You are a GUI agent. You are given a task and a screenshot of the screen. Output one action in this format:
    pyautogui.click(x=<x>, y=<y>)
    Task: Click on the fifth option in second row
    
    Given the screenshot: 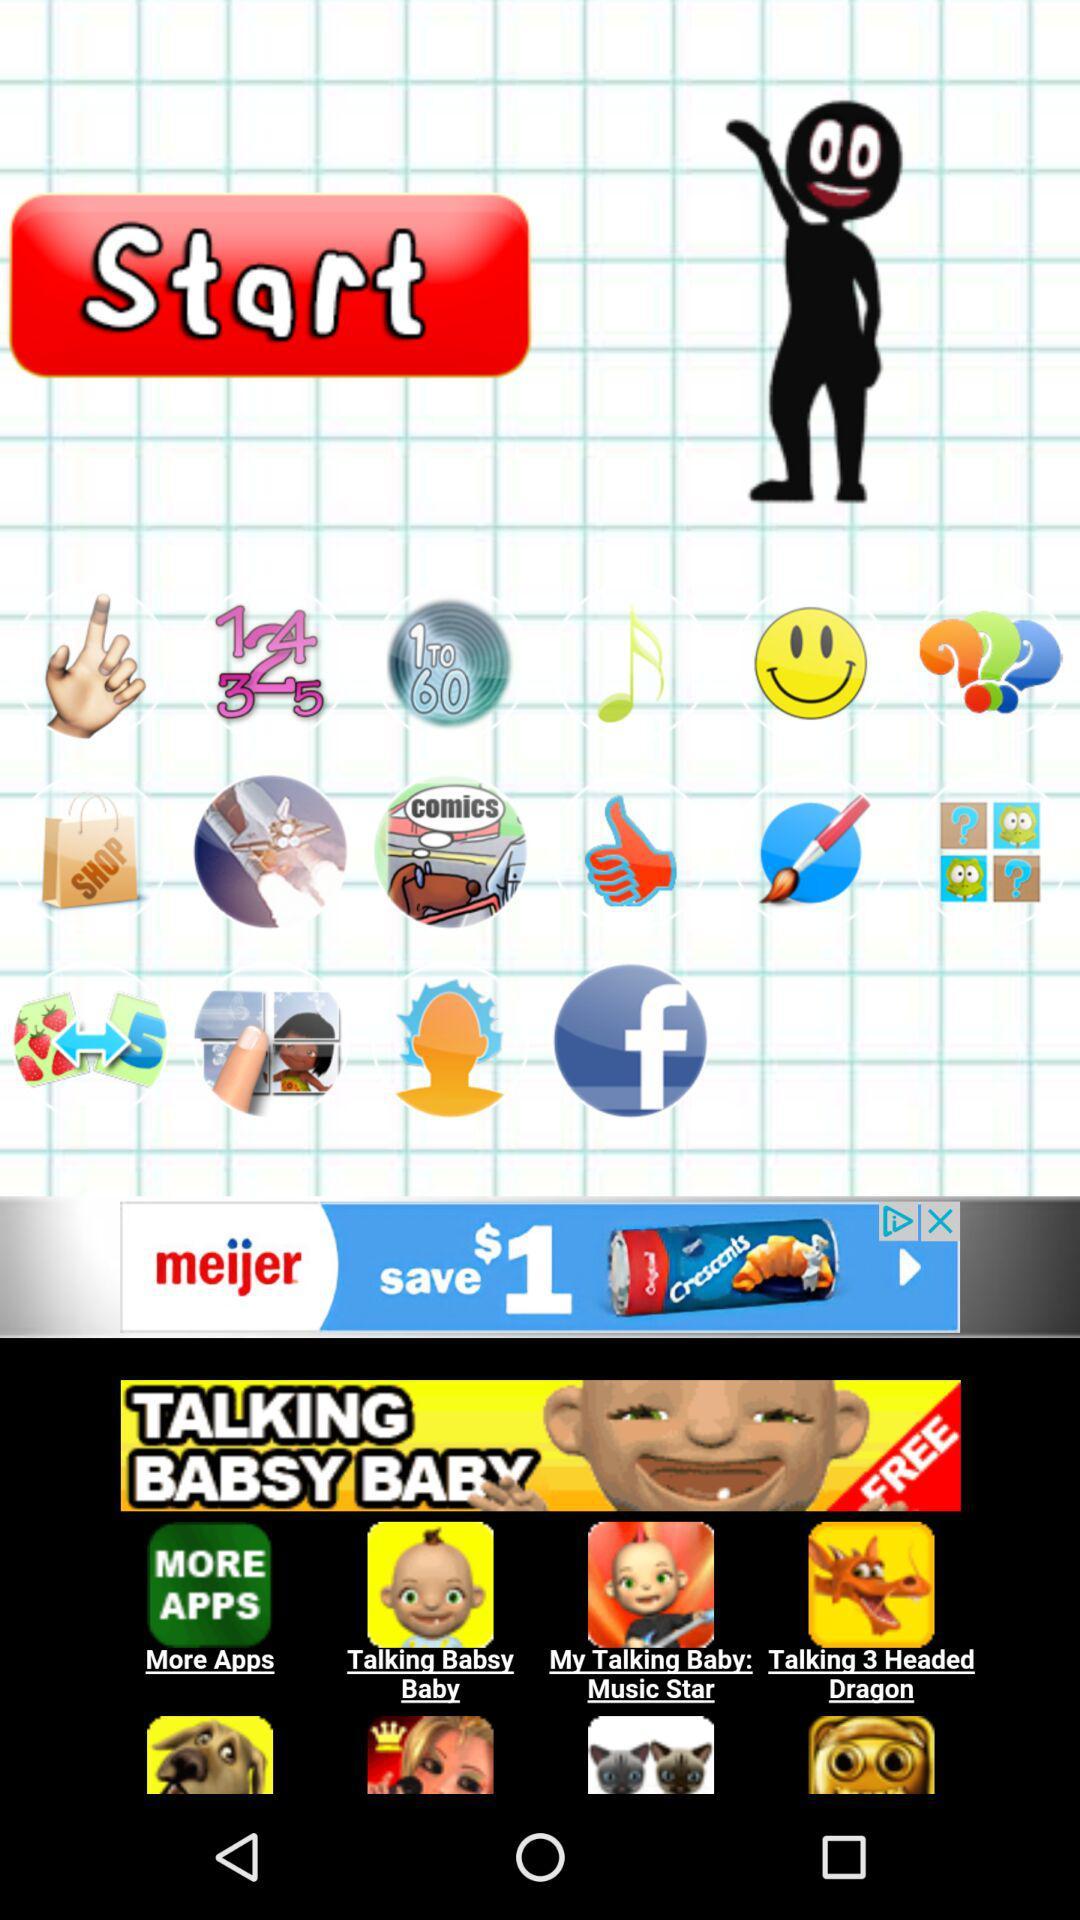 What is the action you would take?
    pyautogui.click(x=810, y=852)
    